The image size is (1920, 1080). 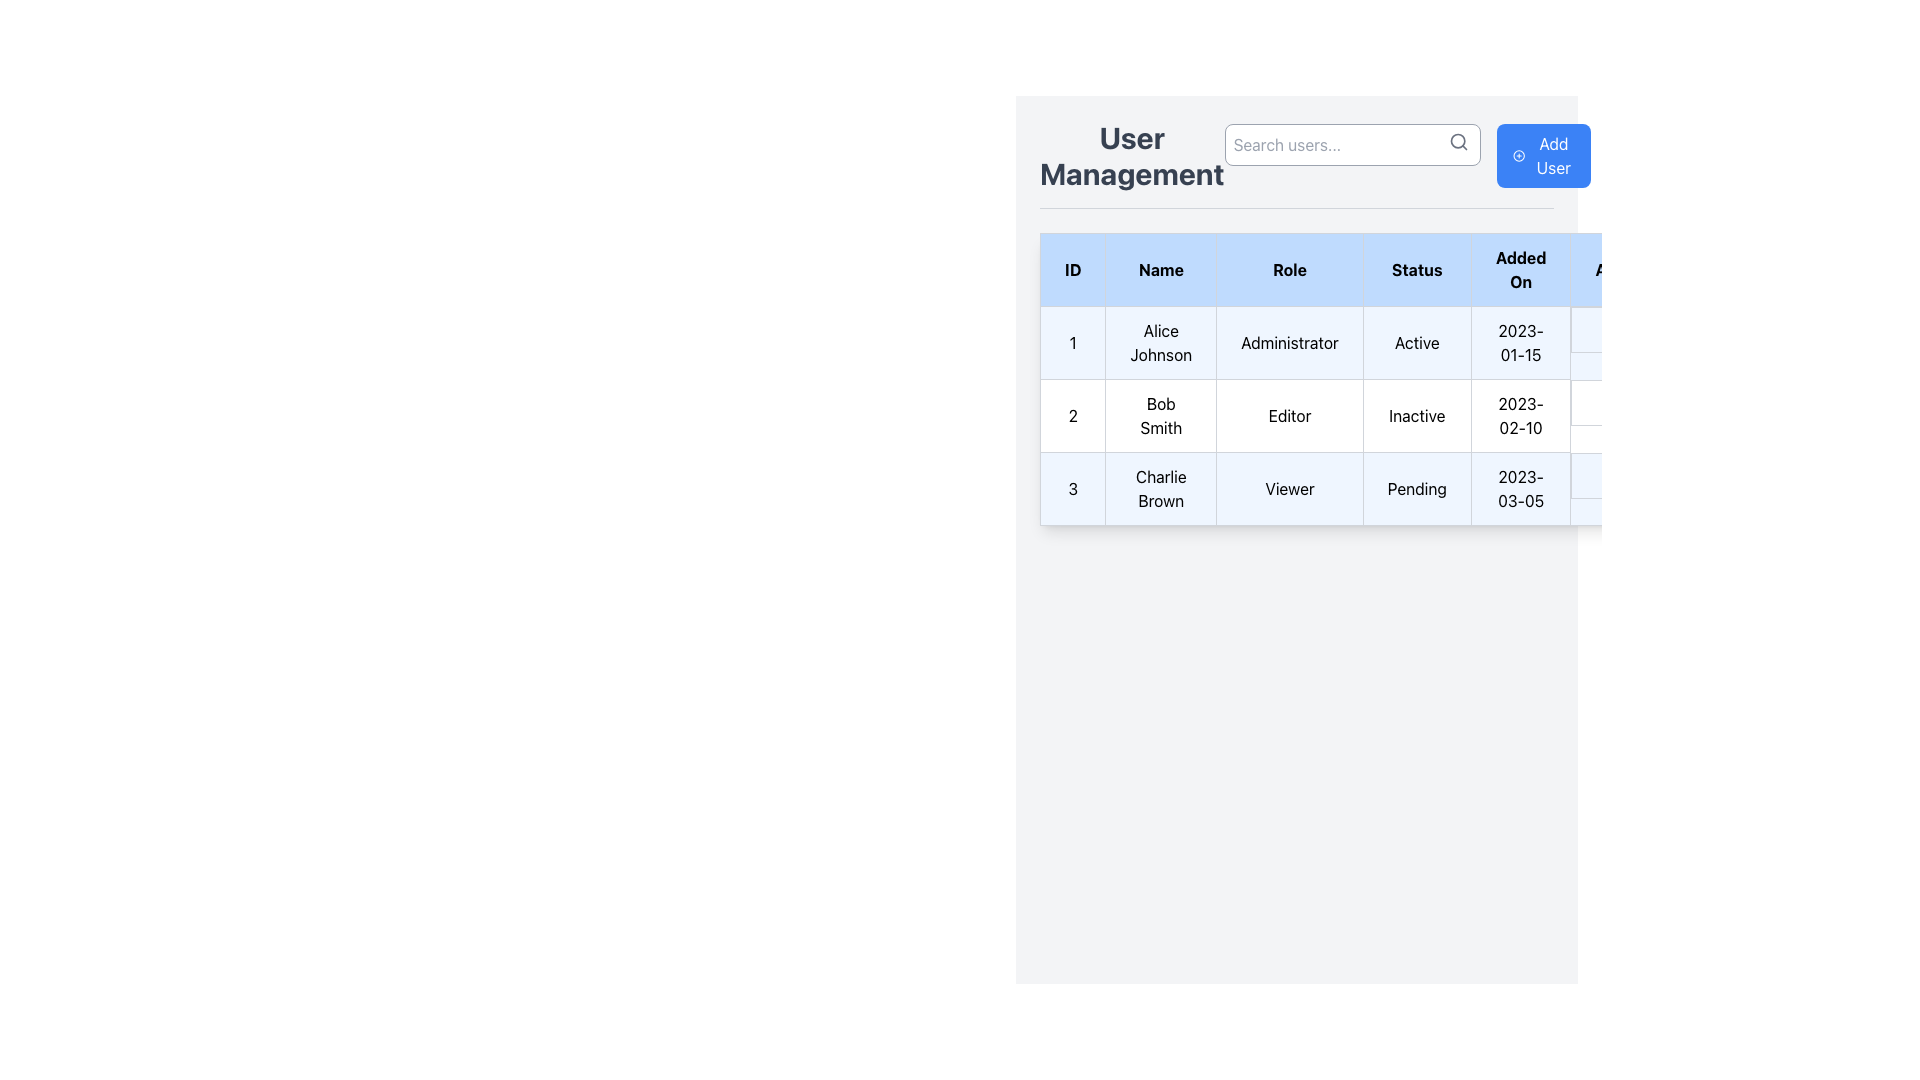 I want to click on the static text in the first cell of the second row of the table, which contains the number '2', so click(x=1072, y=415).